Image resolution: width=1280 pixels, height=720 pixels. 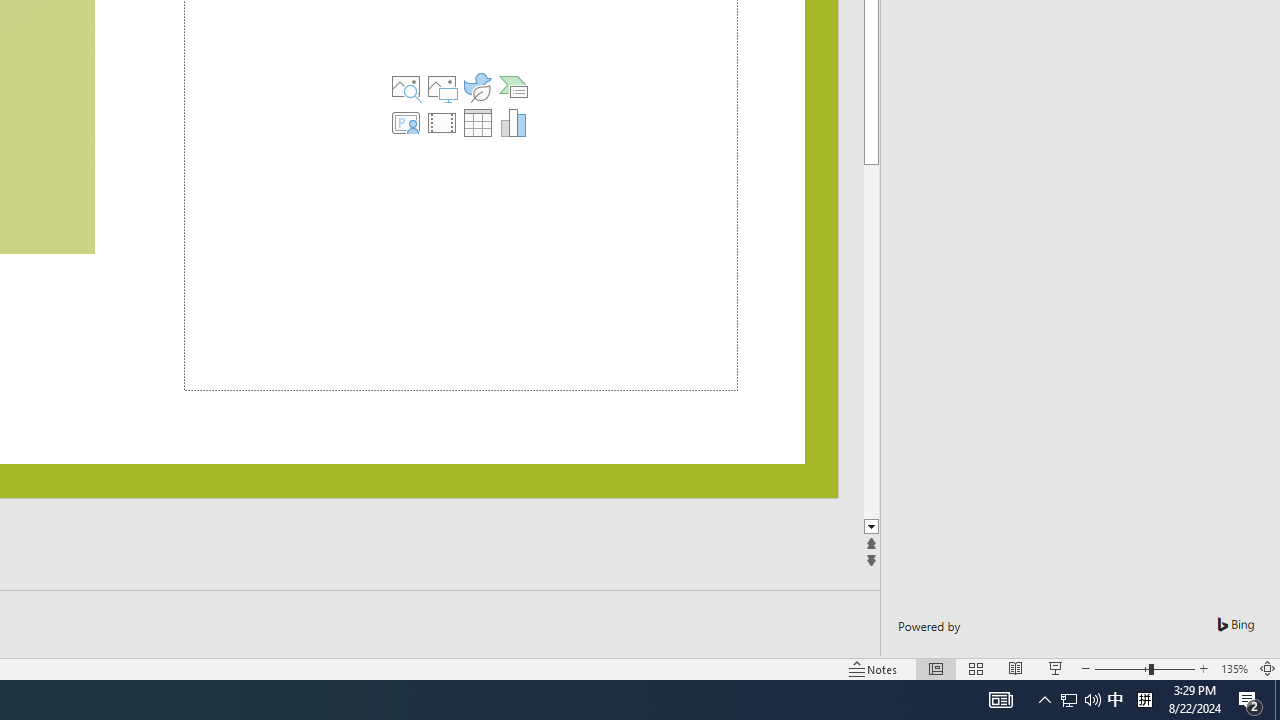 I want to click on 'Insert Cameo', so click(x=405, y=123).